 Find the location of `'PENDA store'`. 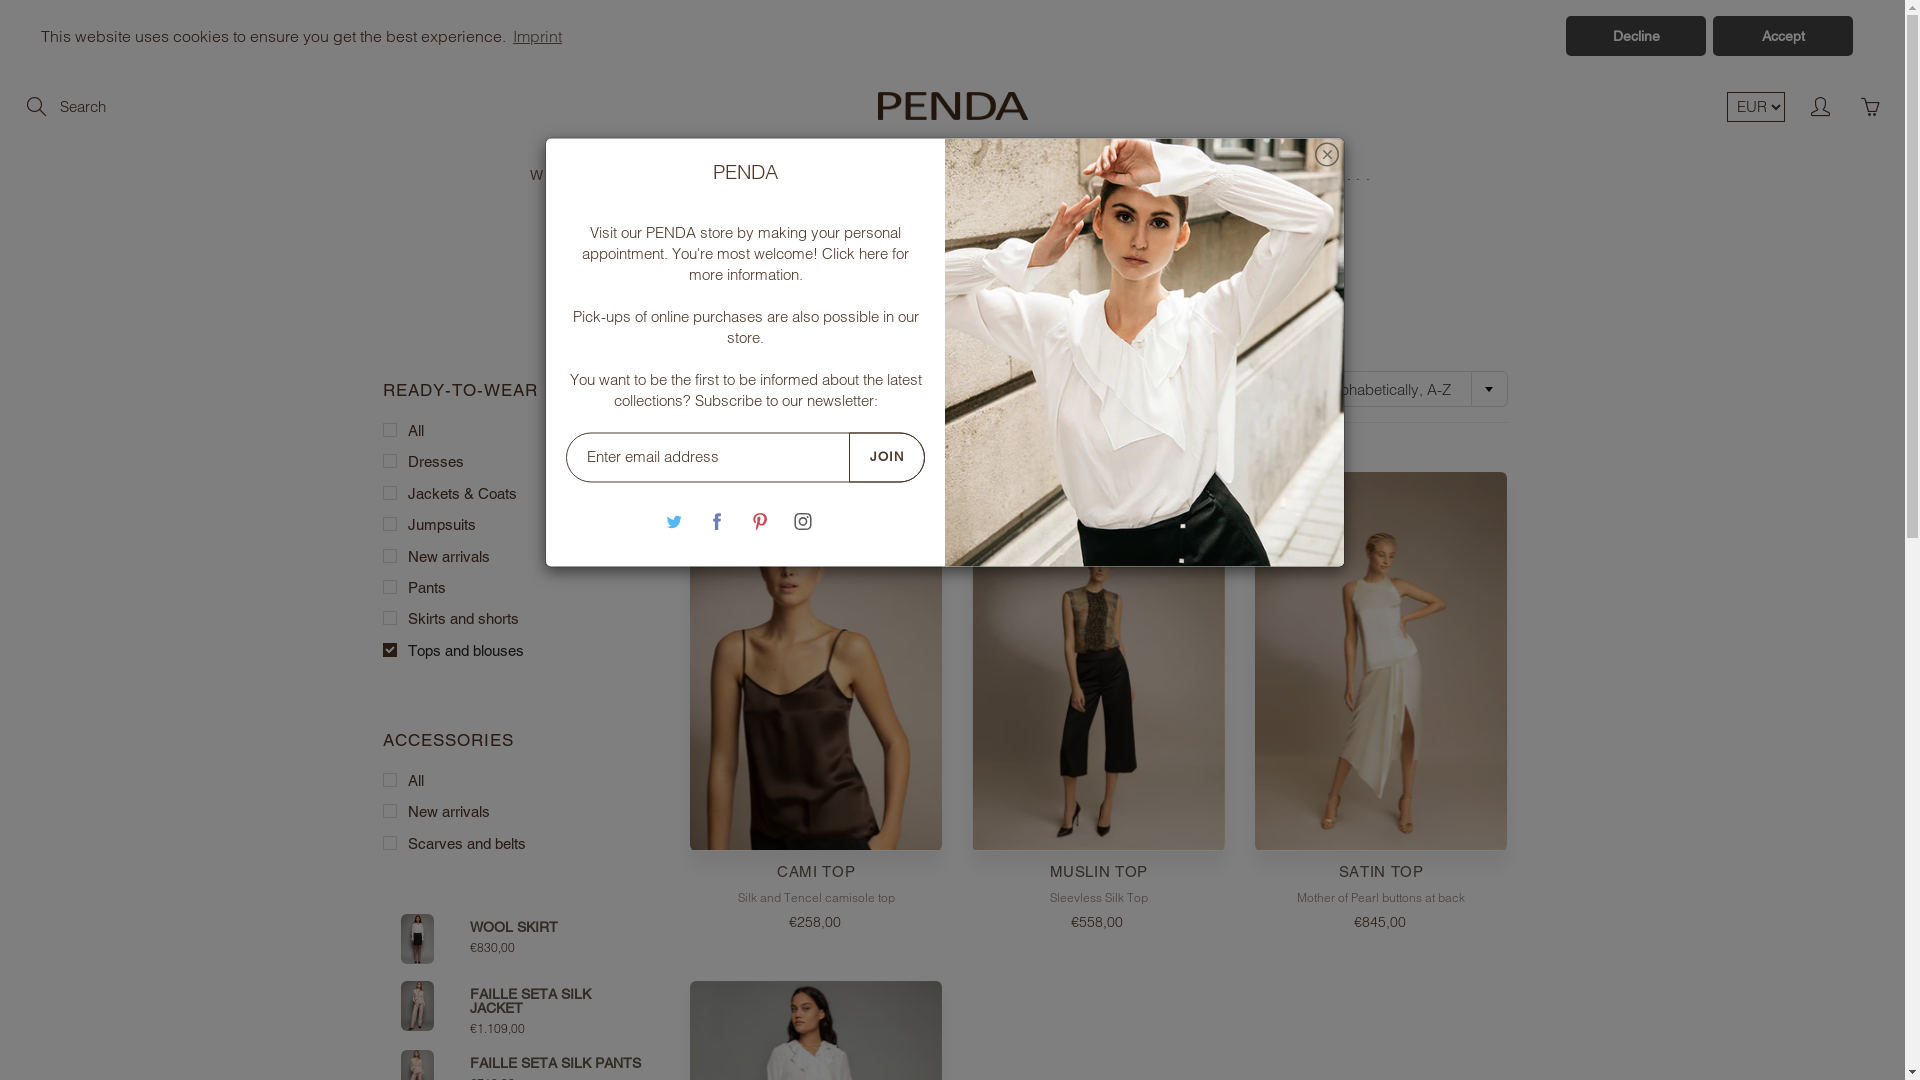

'PENDA store' is located at coordinates (689, 231).